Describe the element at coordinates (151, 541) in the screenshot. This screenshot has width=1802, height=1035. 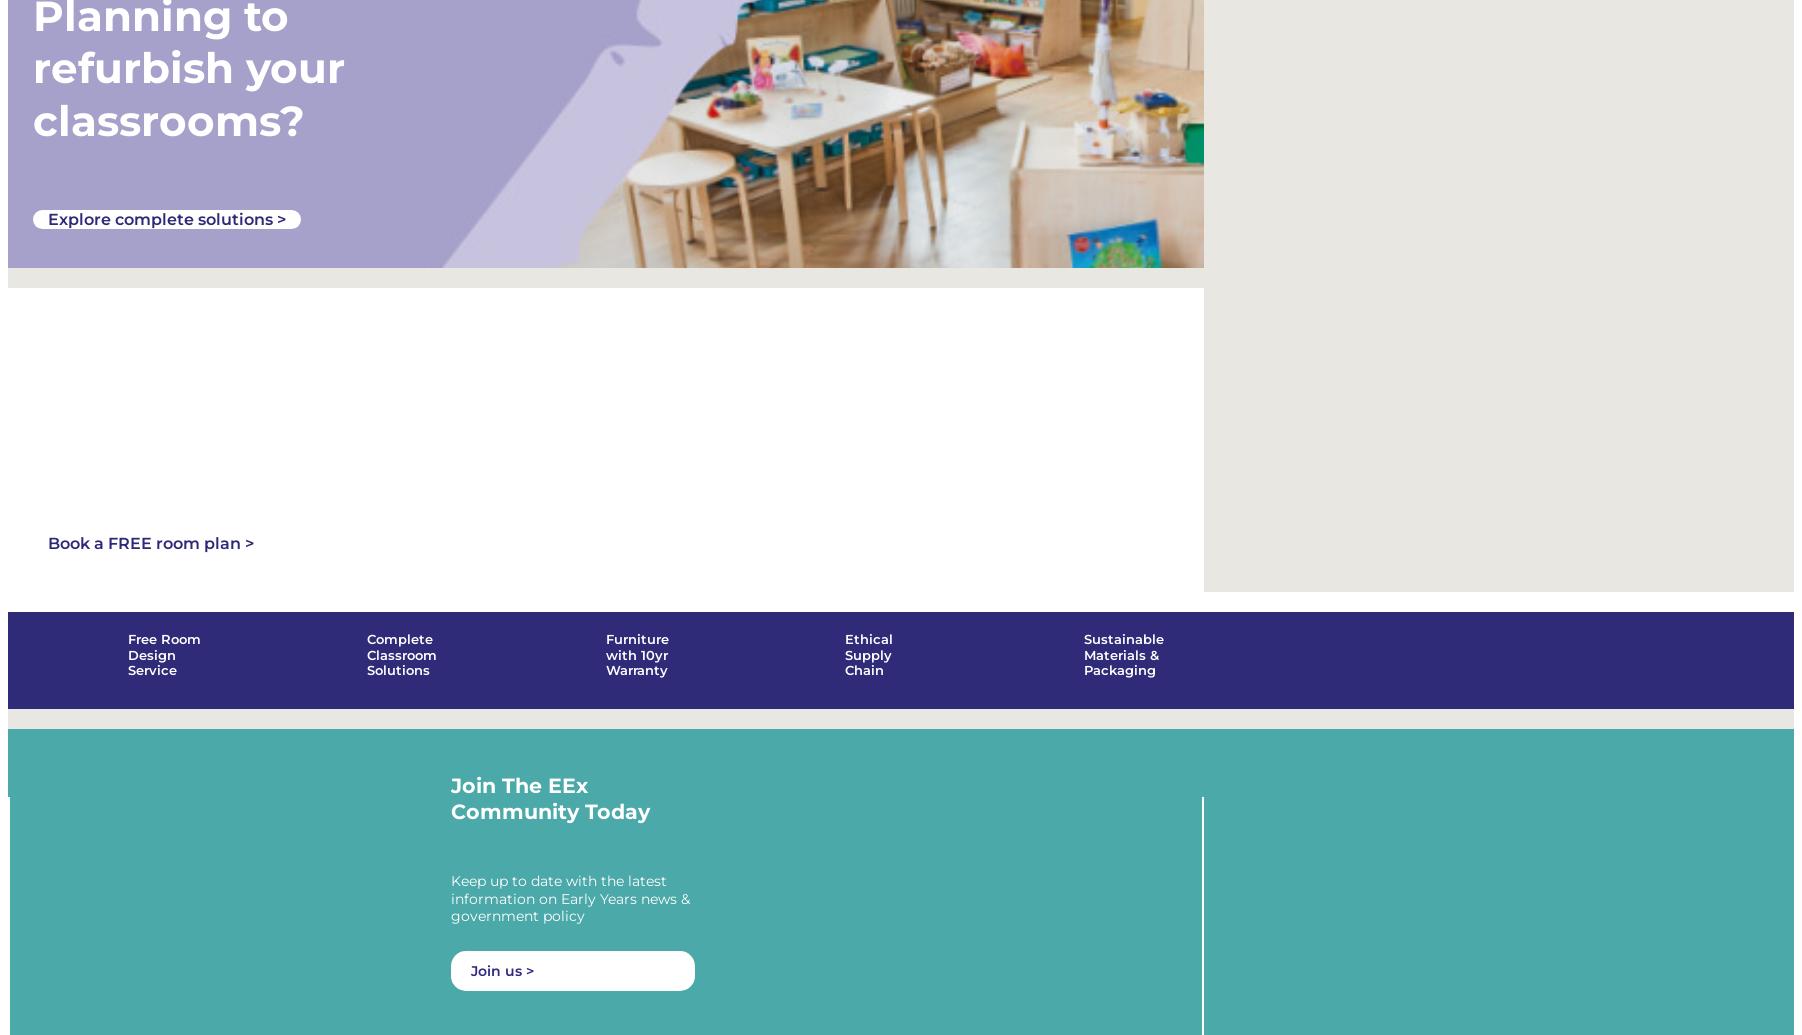
I see `'Book a FREE room plan >'` at that location.